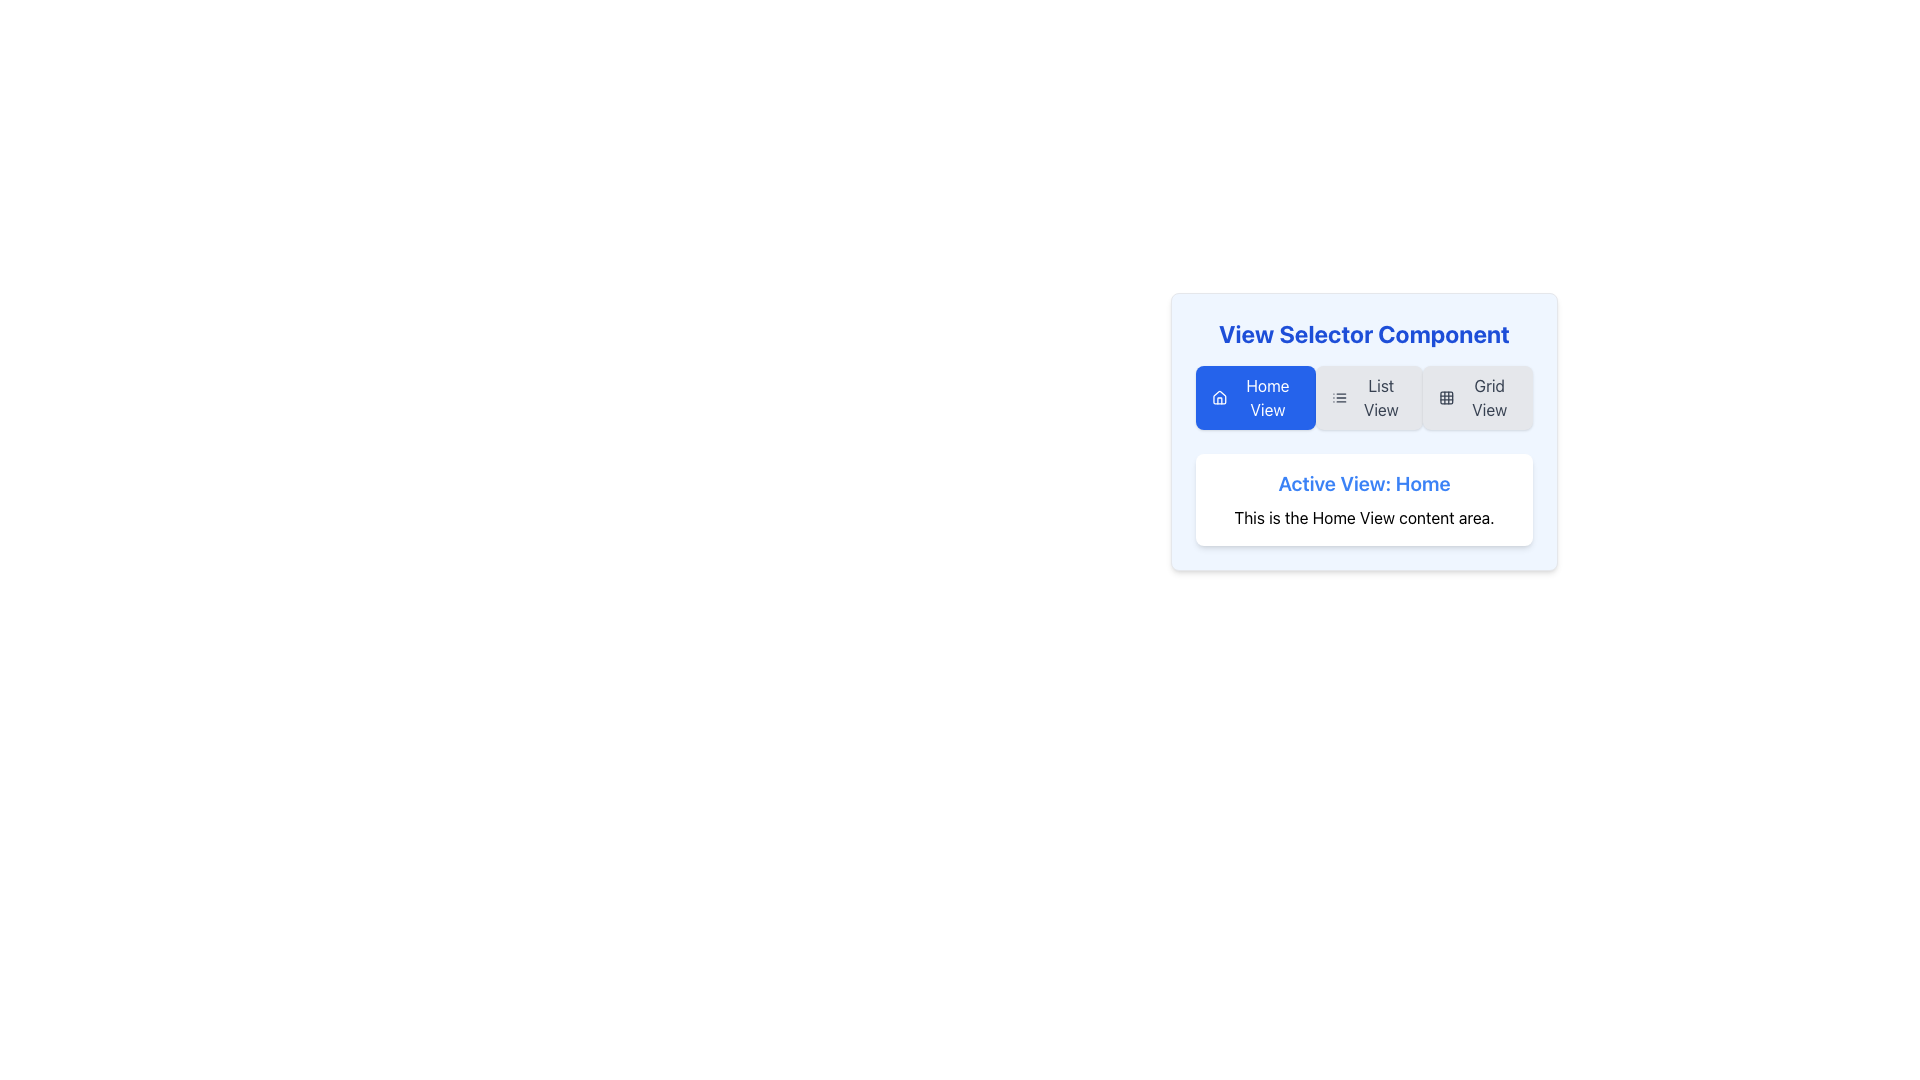  Describe the element at coordinates (1363, 483) in the screenshot. I see `static text label indicating the 'Home' view, which serves as the header of the interface` at that location.